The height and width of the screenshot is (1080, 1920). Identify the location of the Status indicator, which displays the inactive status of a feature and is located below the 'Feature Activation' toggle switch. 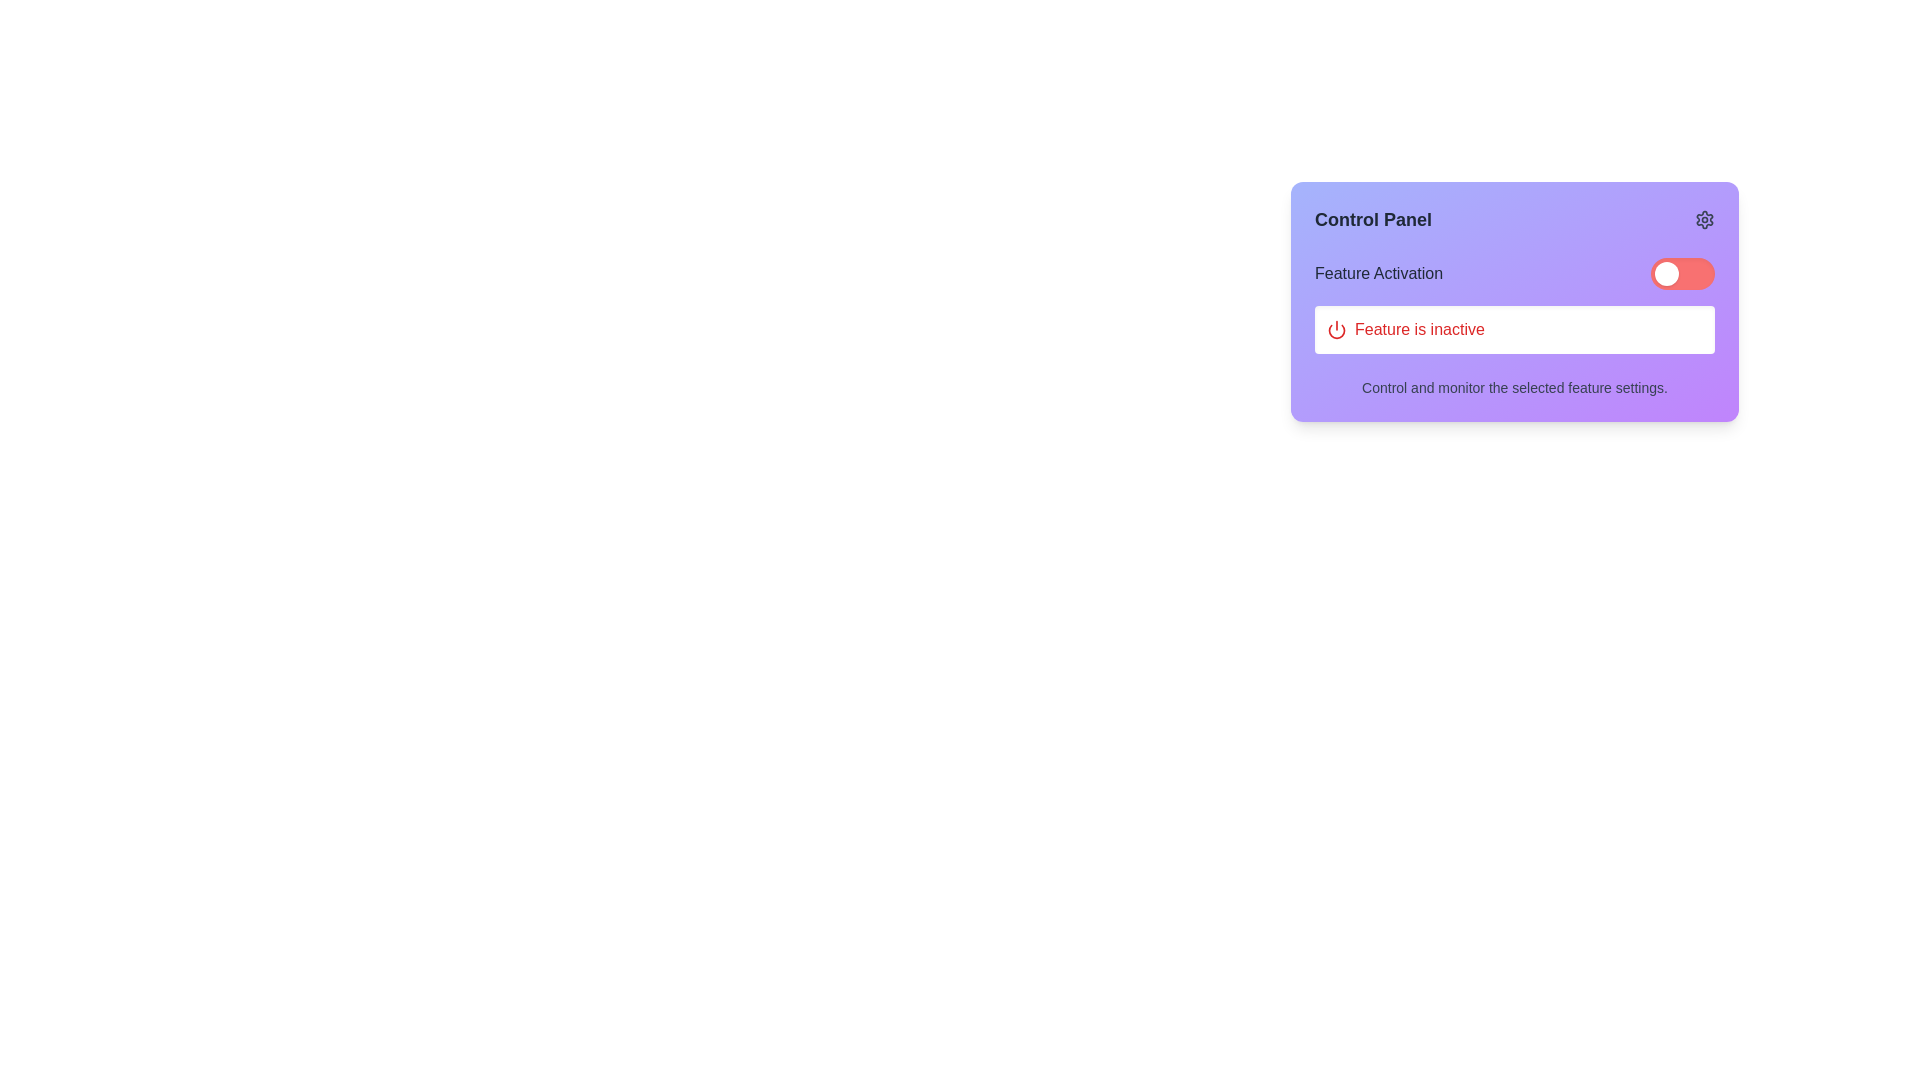
(1515, 329).